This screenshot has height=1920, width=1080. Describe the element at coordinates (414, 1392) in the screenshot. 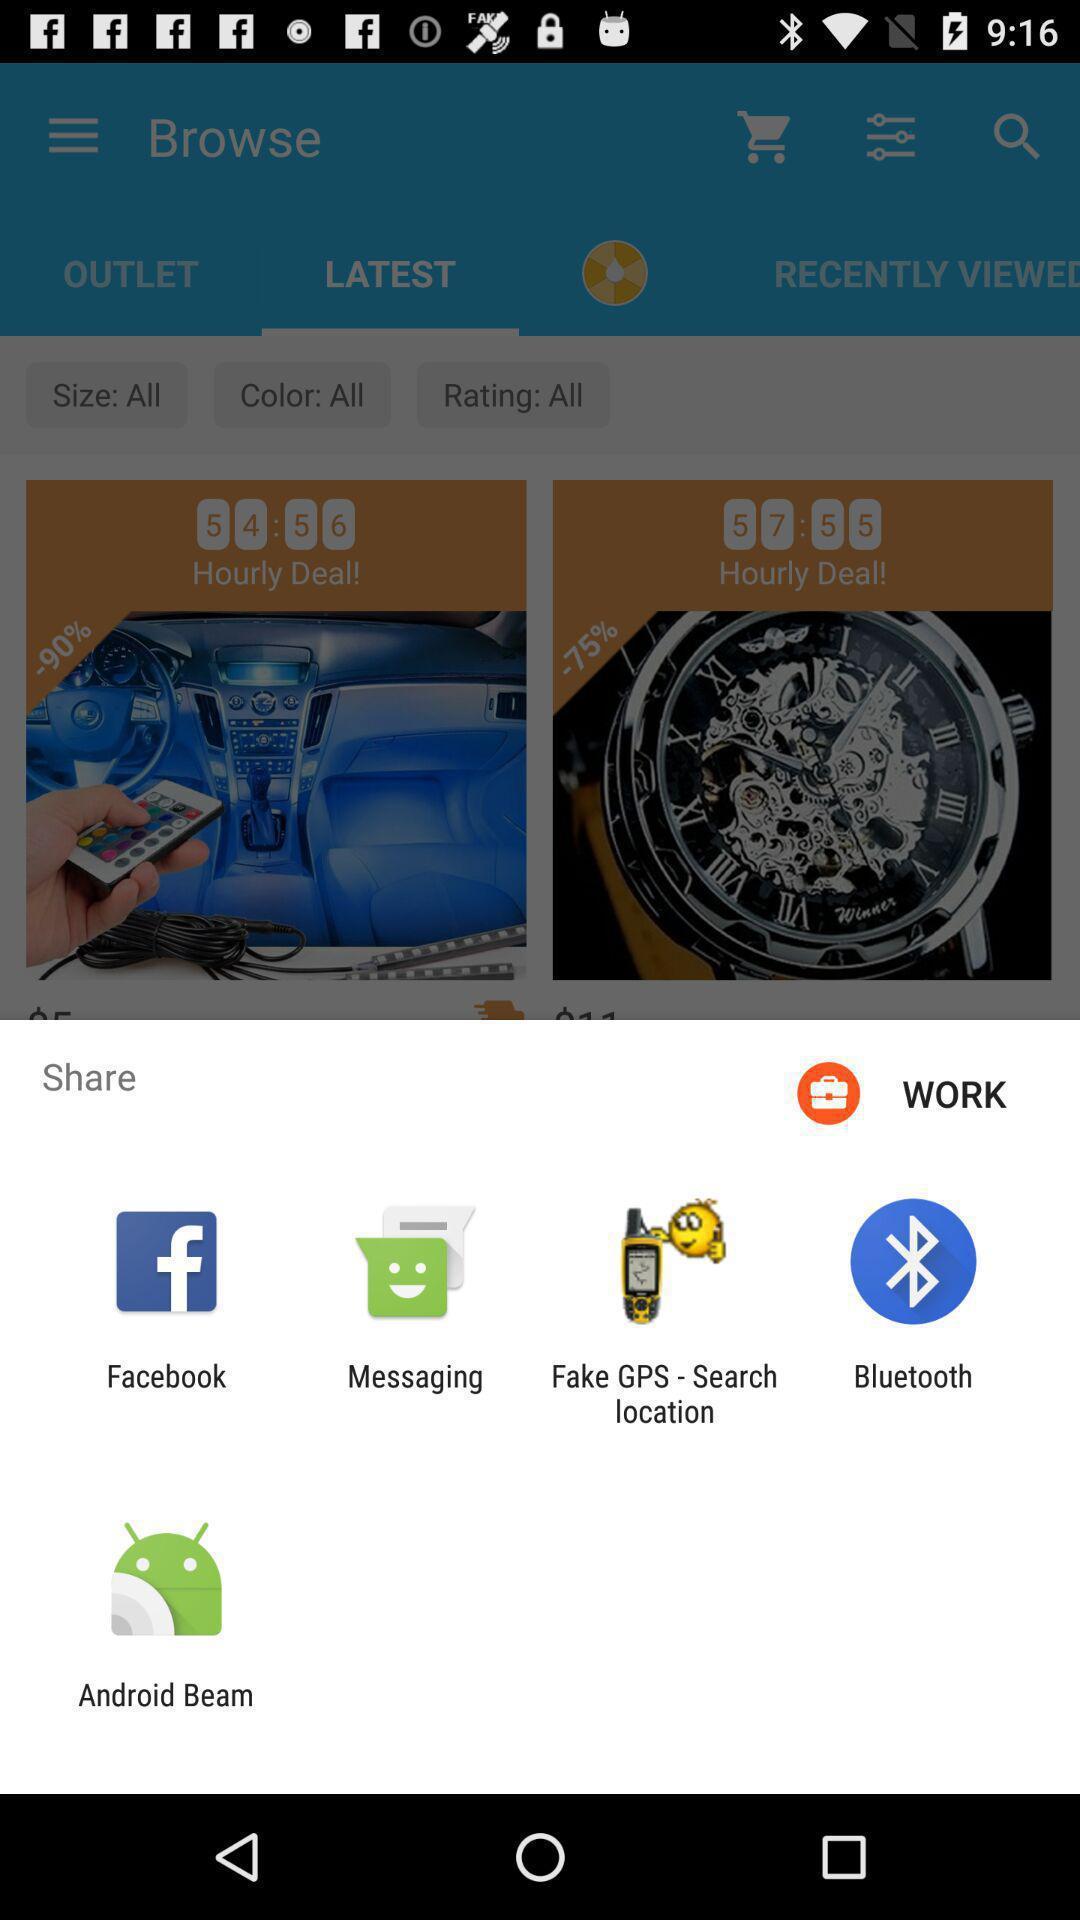

I see `the item to the right of facebook item` at that location.